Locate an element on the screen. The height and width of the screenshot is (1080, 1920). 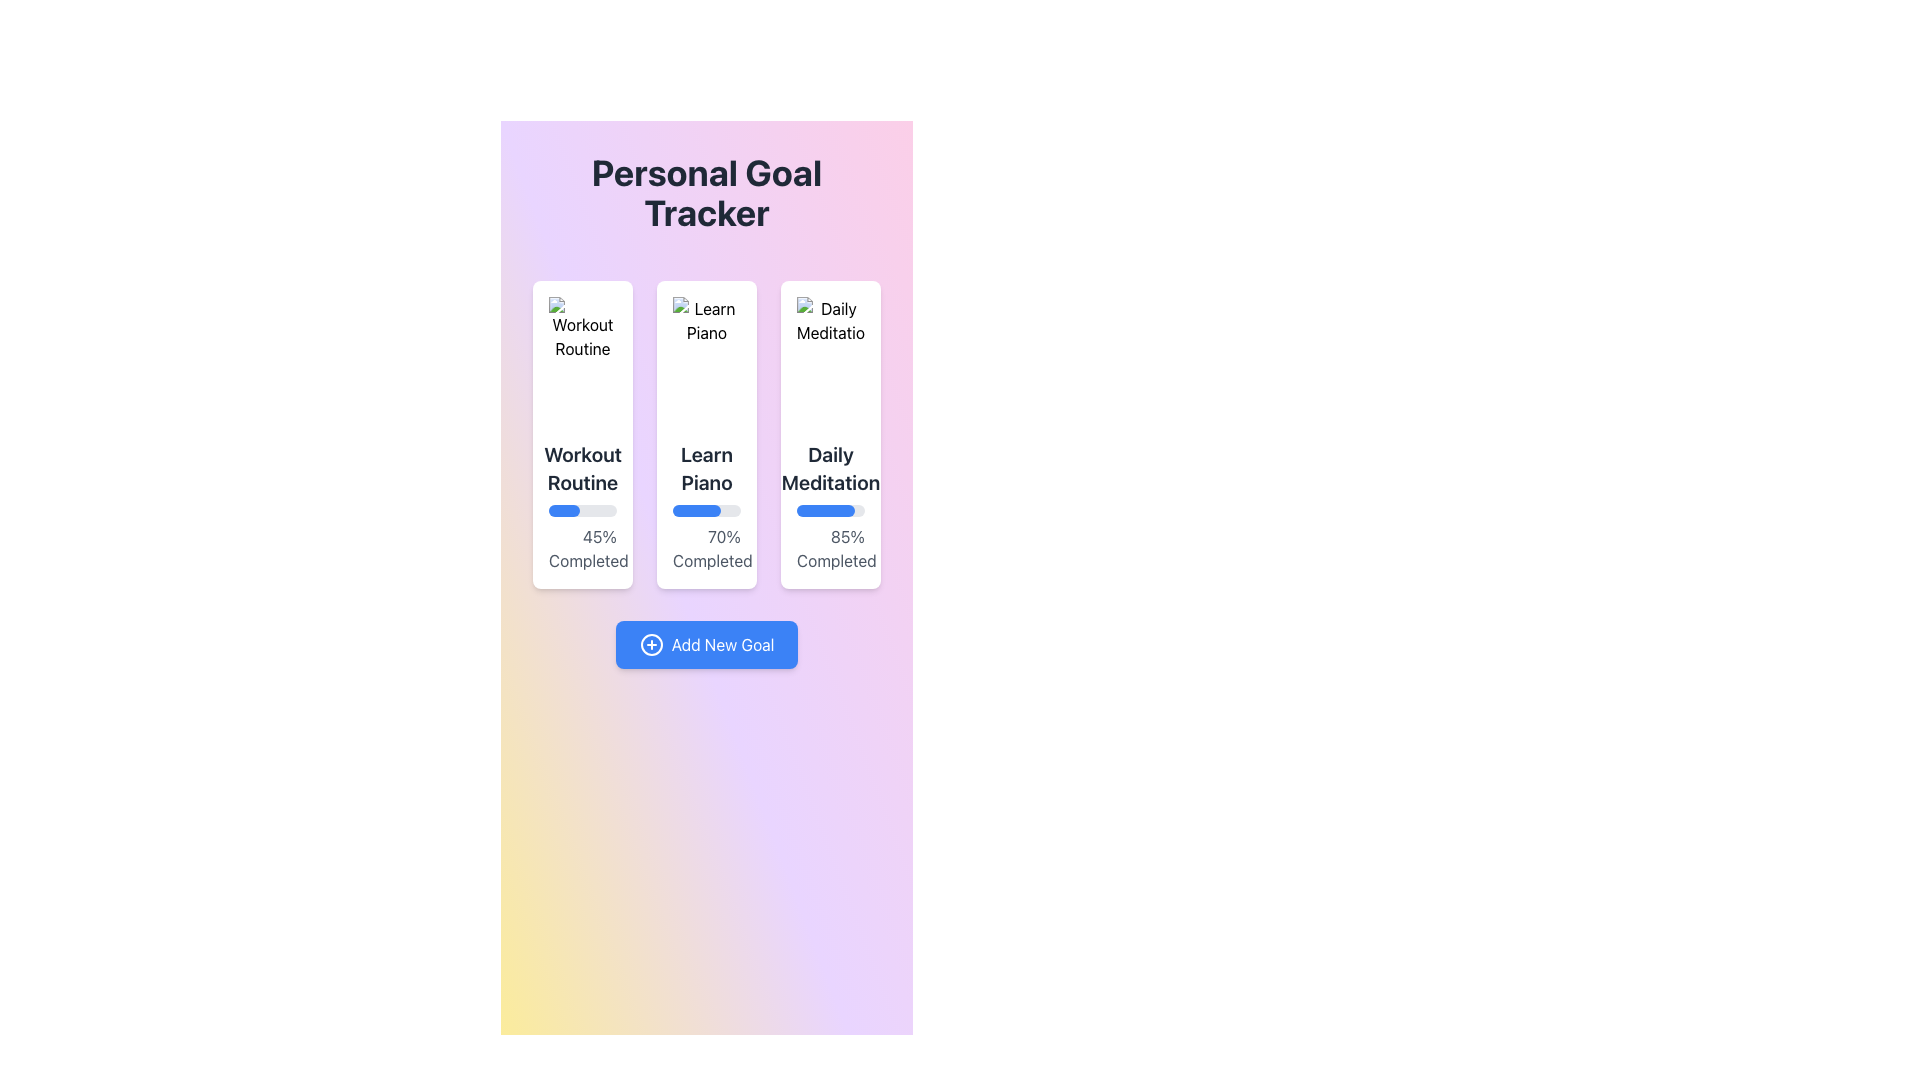
text from the 'Learn Piano' label, which is a bold, large, dark gray text on a white background located in the second card from the left, below an image and above a progress bar is located at coordinates (706, 469).